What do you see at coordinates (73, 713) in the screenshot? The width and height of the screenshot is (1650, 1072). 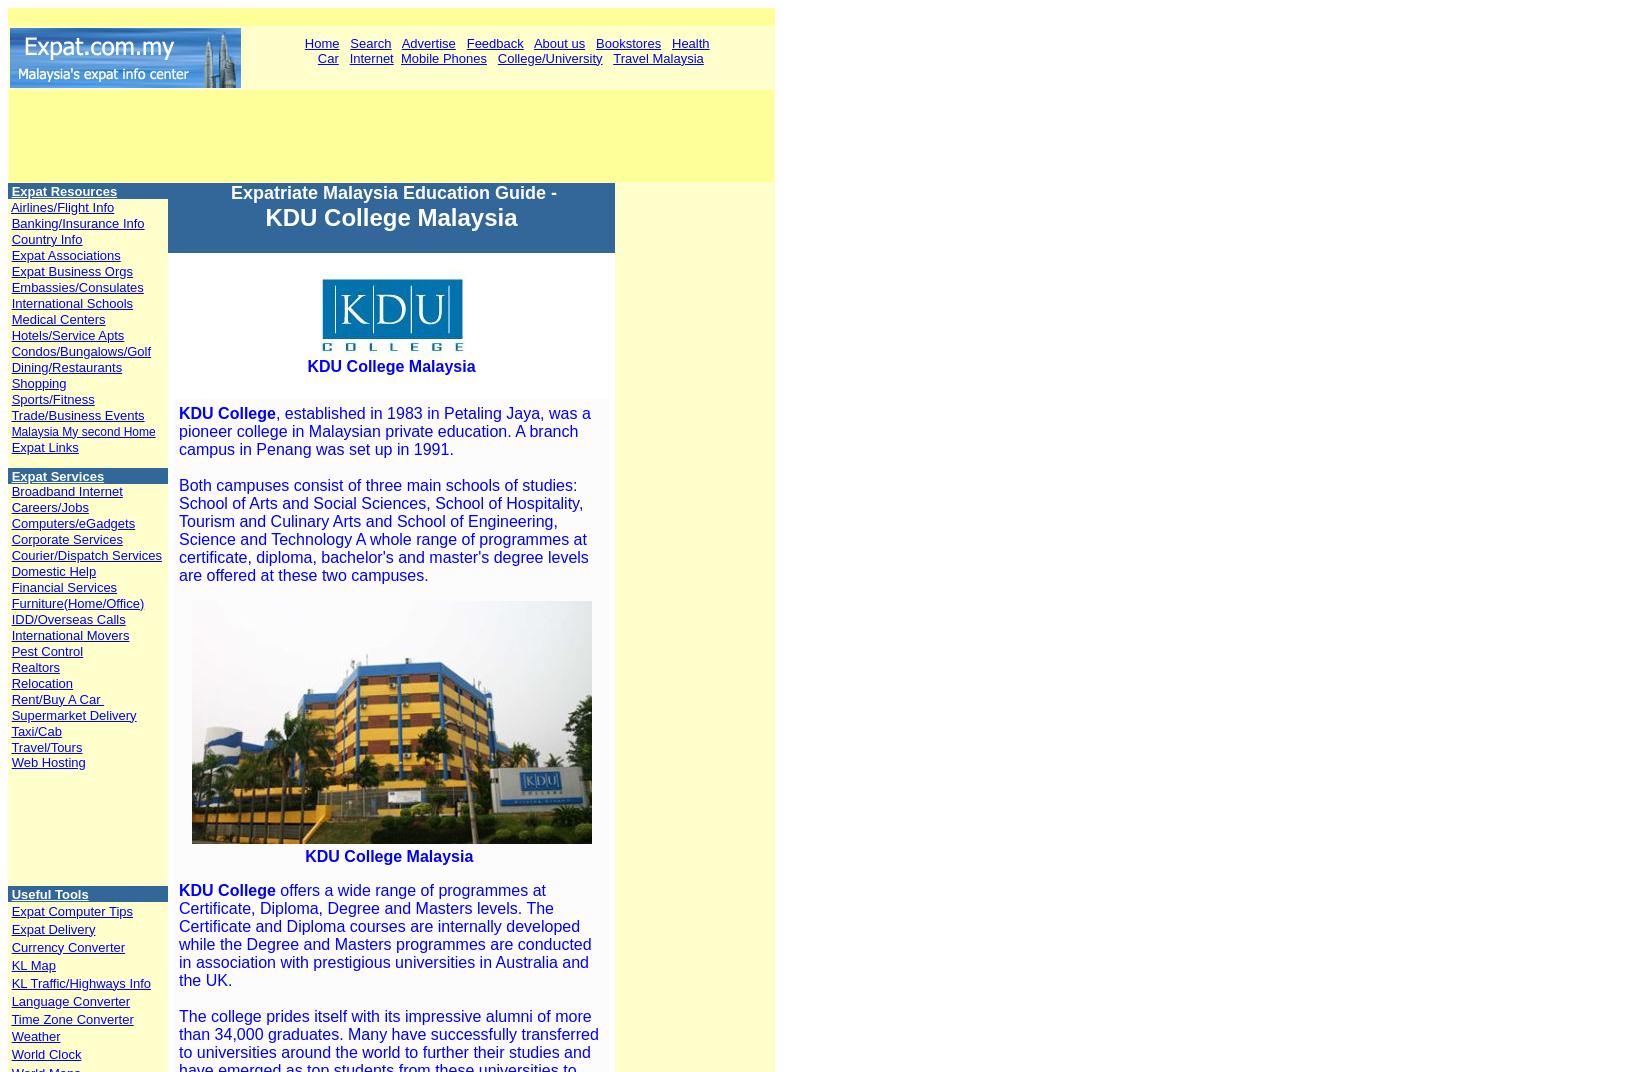 I see `'Supermarket 
	Delivery'` at bounding box center [73, 713].